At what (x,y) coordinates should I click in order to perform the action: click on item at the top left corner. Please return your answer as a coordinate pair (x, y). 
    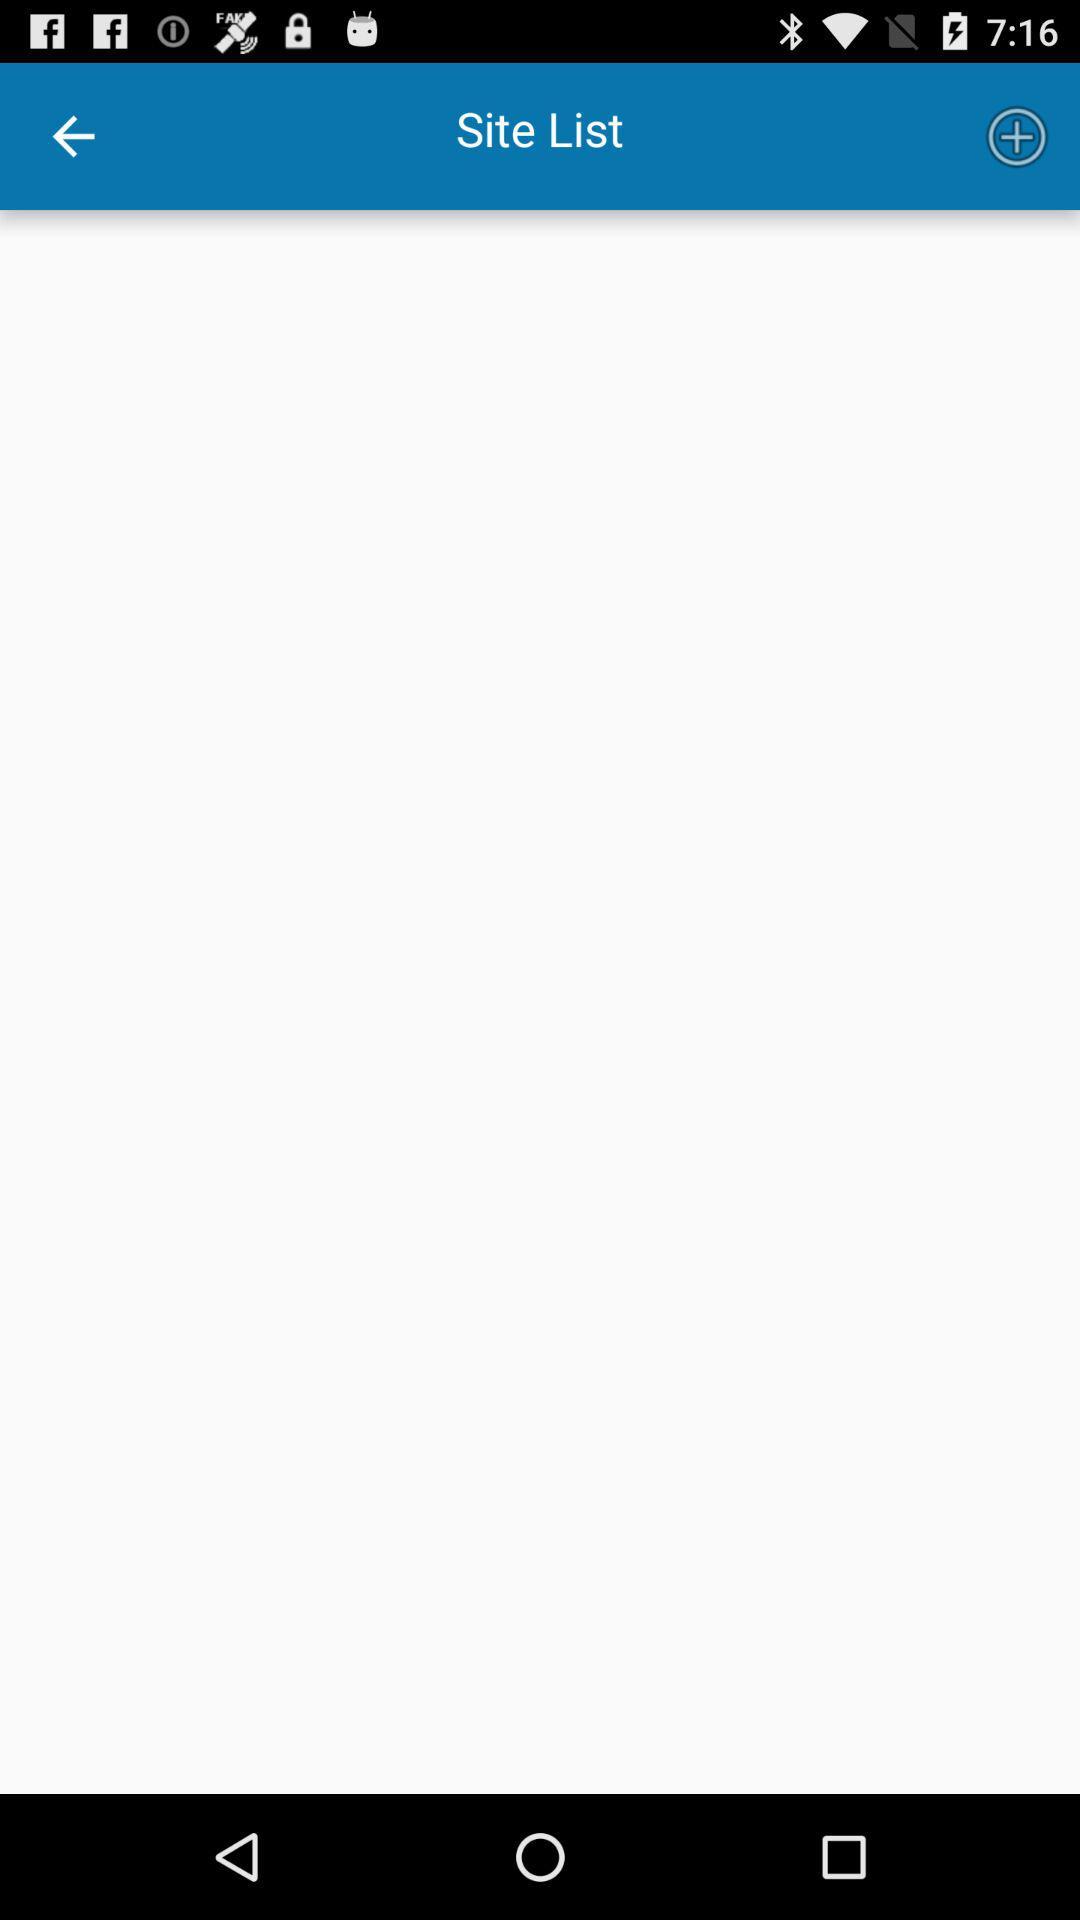
    Looking at the image, I should click on (72, 135).